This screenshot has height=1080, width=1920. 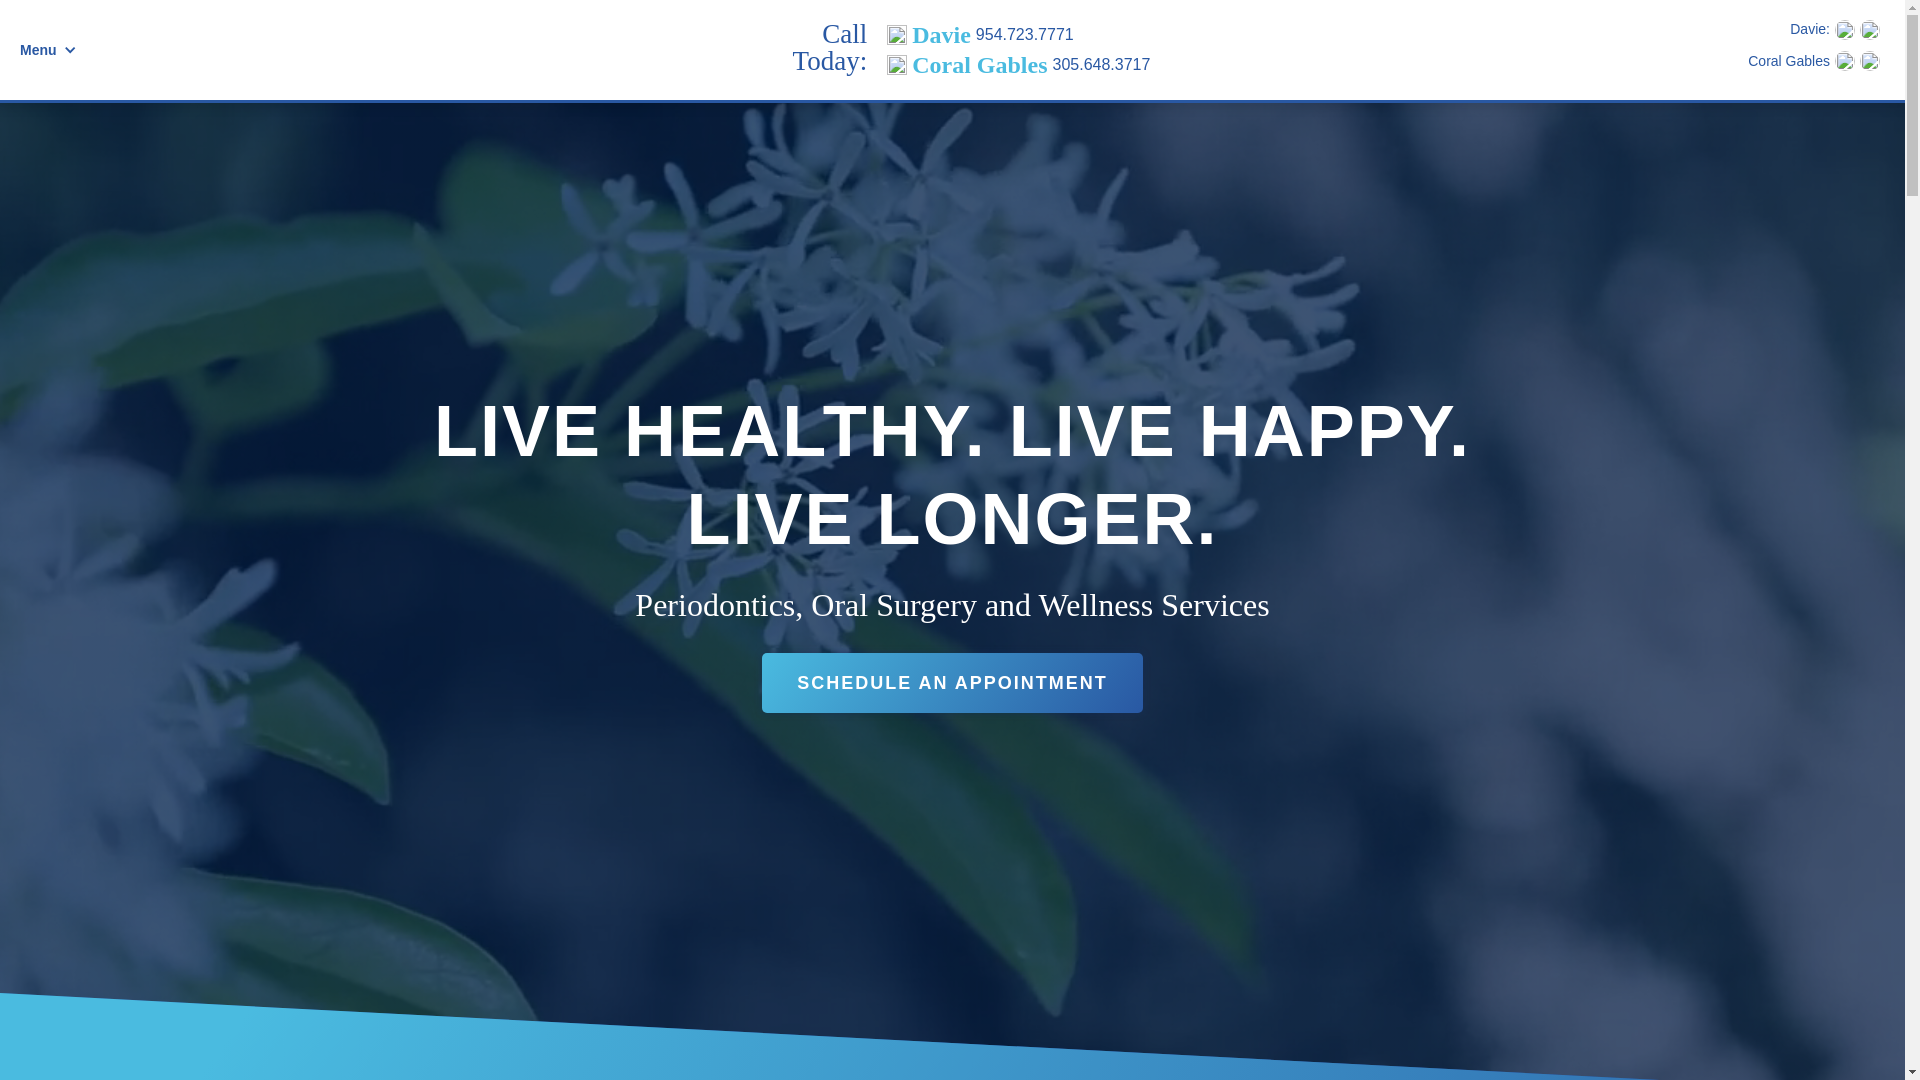 I want to click on 'Davie, so click(x=1018, y=34).